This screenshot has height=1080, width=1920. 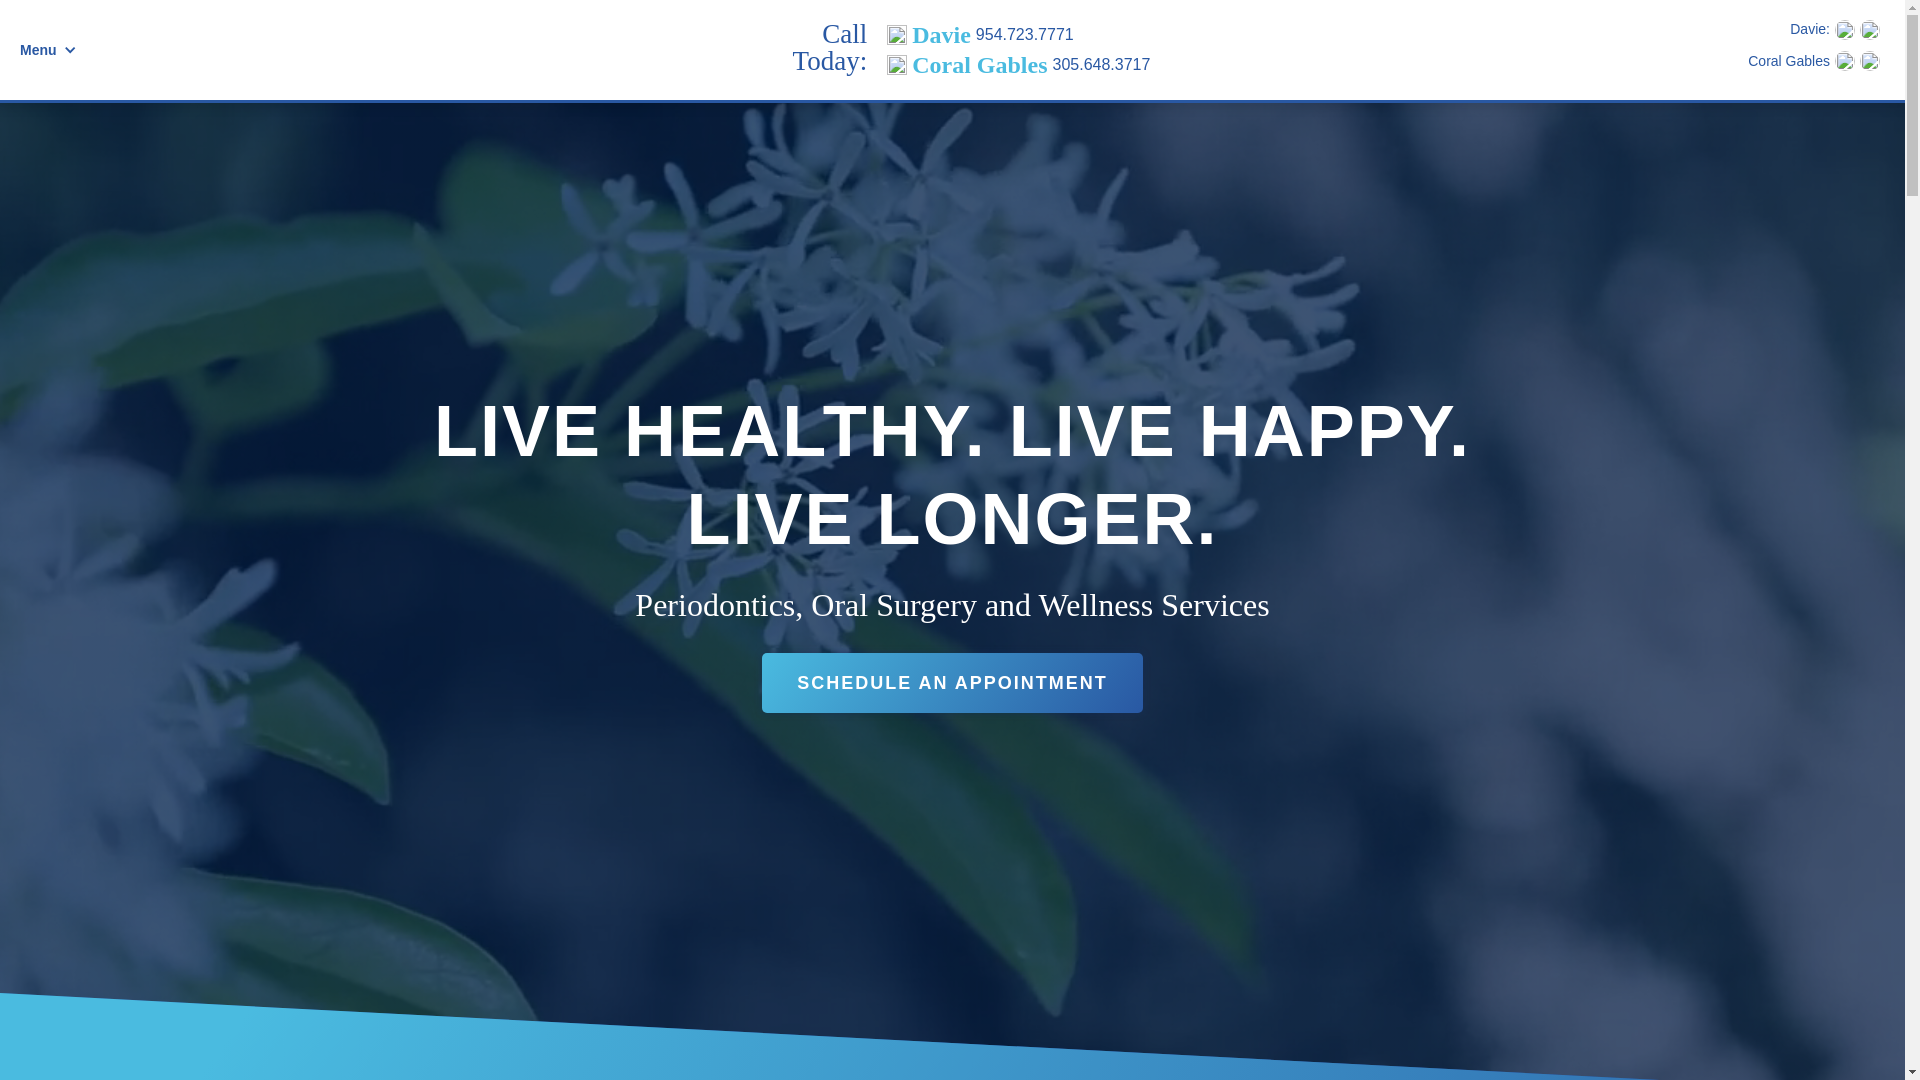 I want to click on 'Davie, so click(x=1018, y=34).